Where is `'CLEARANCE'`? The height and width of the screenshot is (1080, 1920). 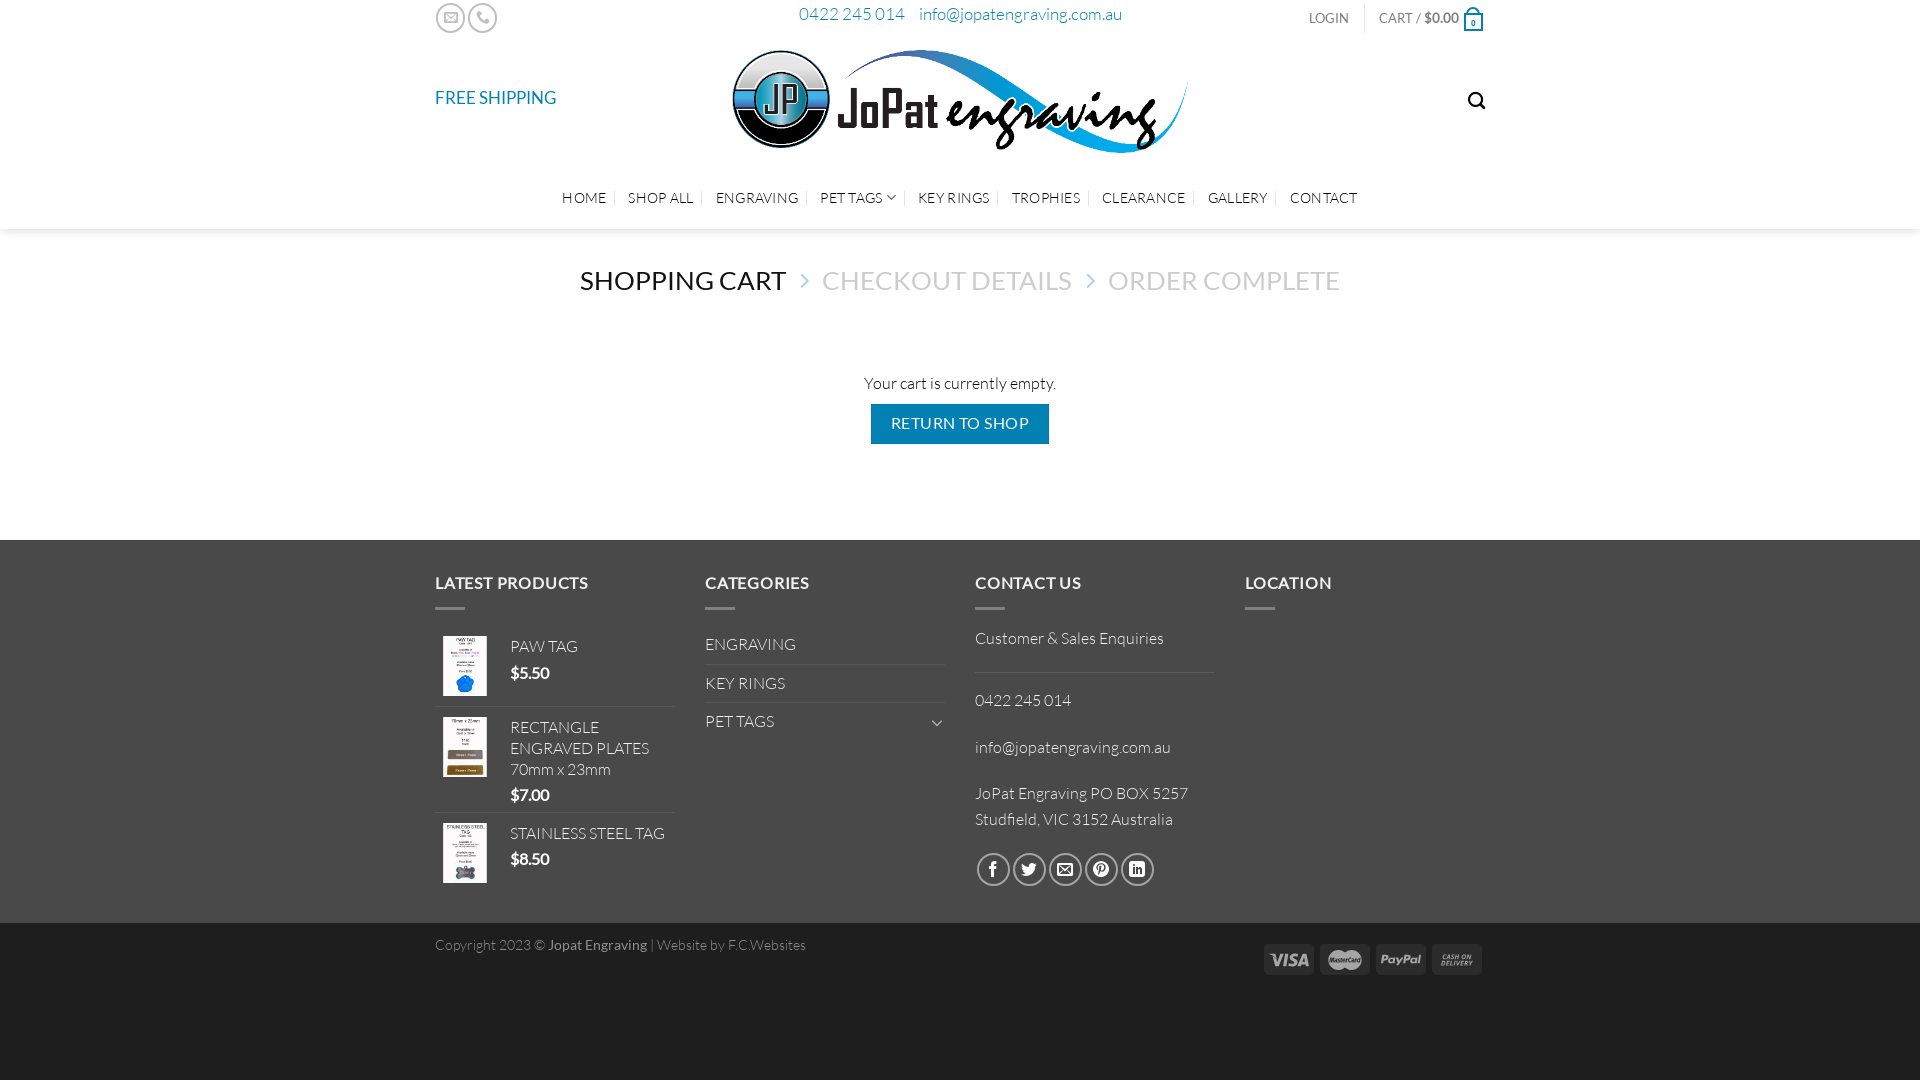 'CLEARANCE' is located at coordinates (1143, 197).